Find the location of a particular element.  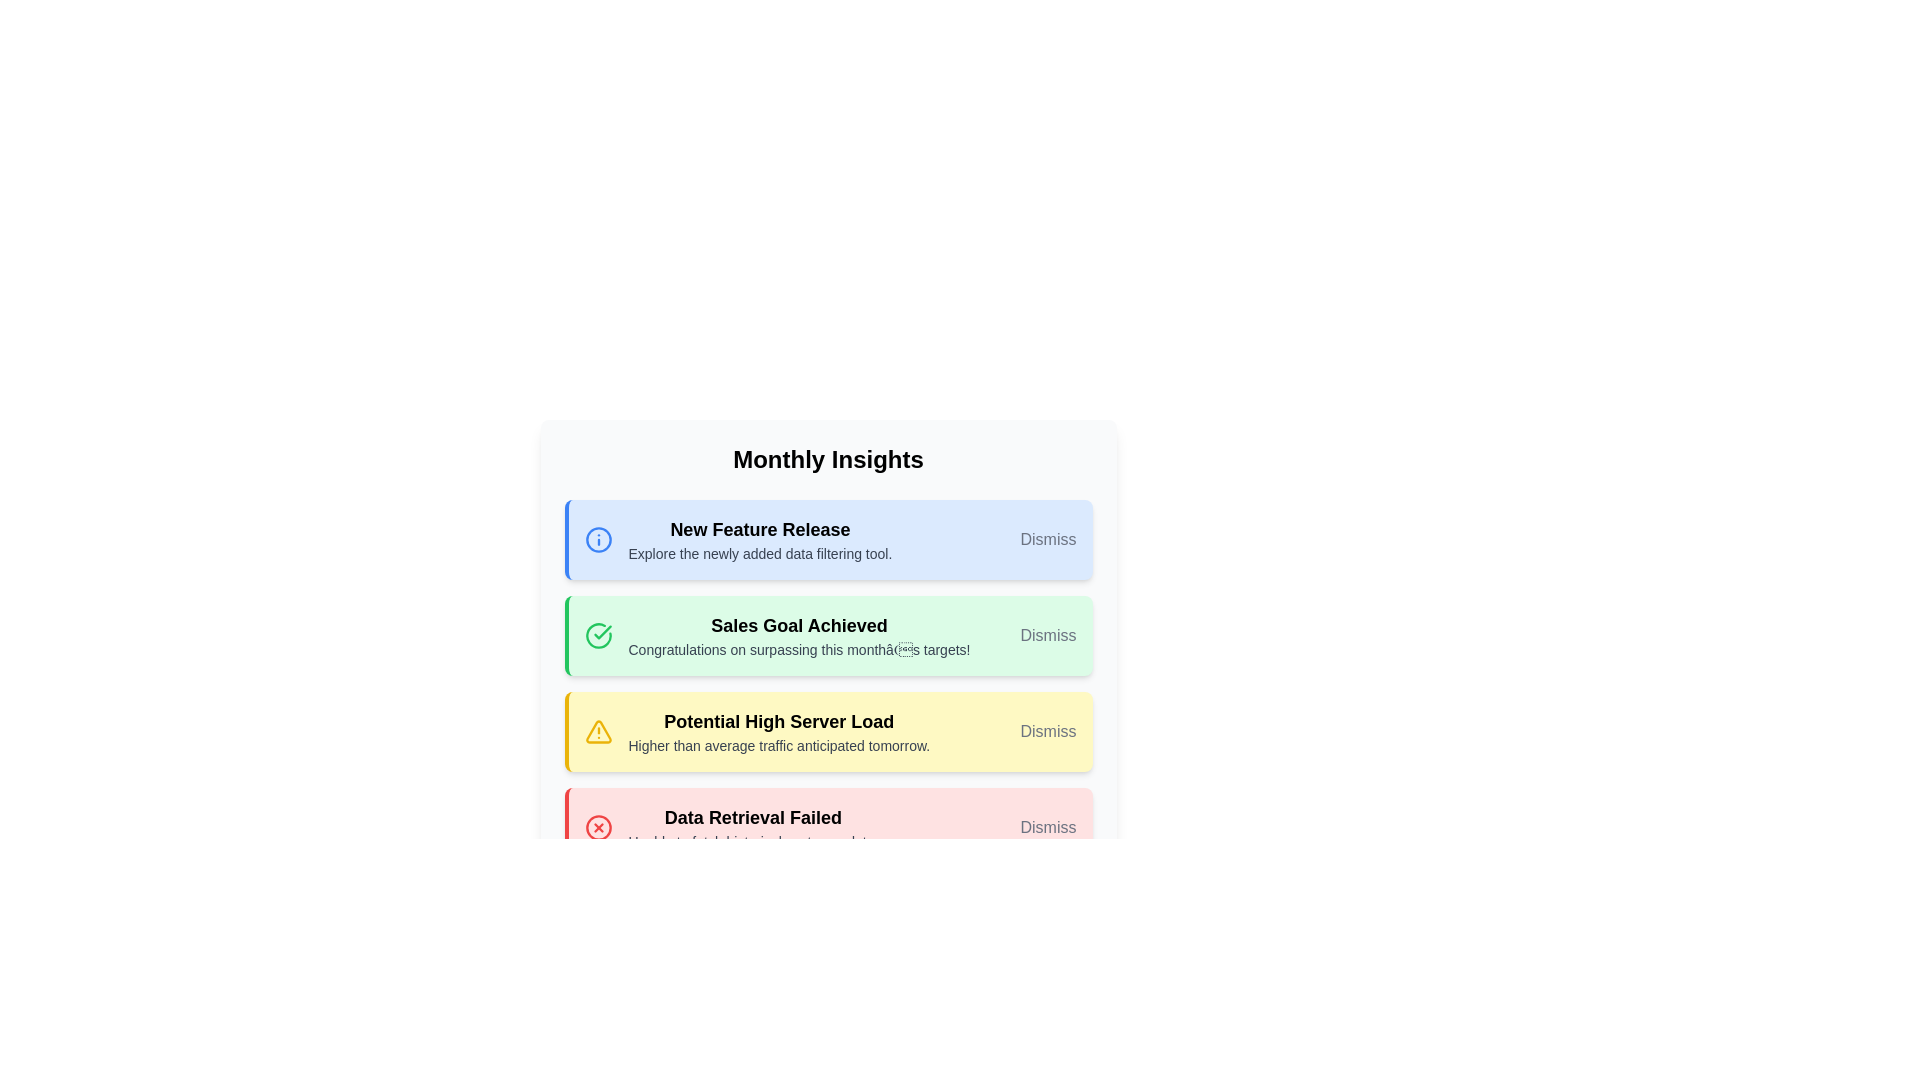

the text label that reads 'Congratulations on surpassing this month’s targets!' which is located under the bold title 'Sales Goal Achieved' in the green notification card is located at coordinates (798, 650).